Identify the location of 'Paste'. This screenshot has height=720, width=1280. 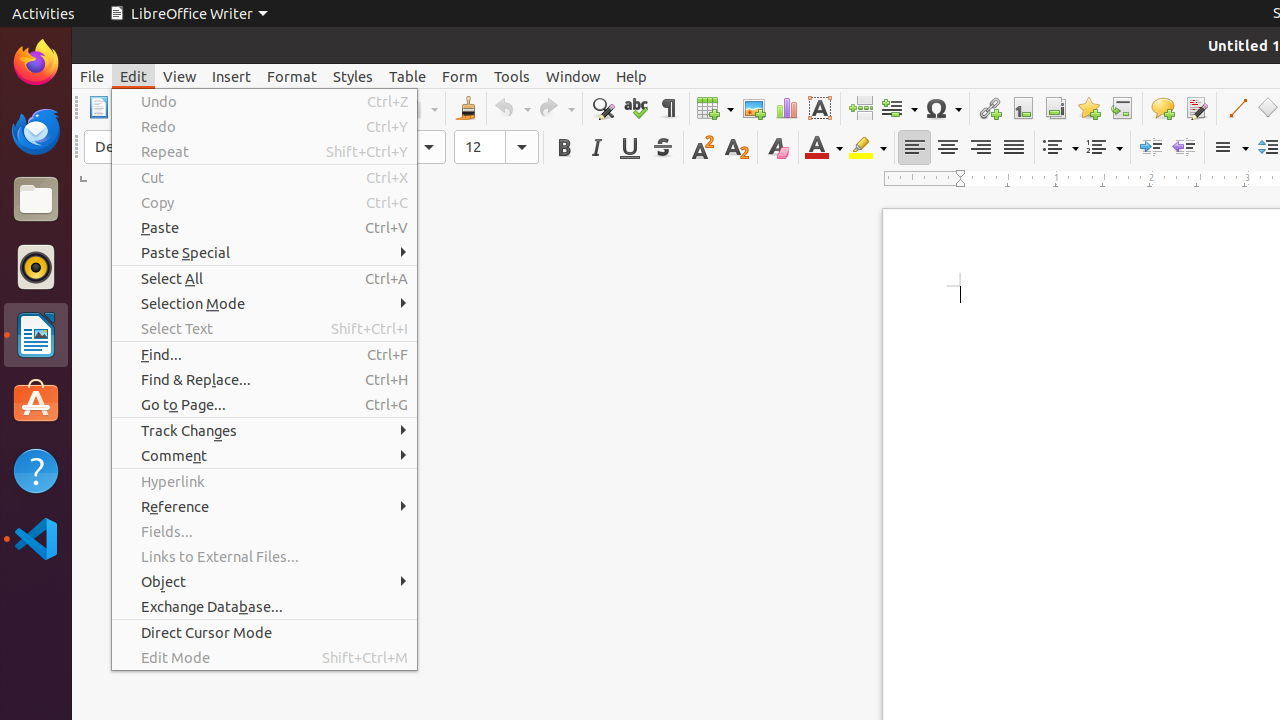
(263, 226).